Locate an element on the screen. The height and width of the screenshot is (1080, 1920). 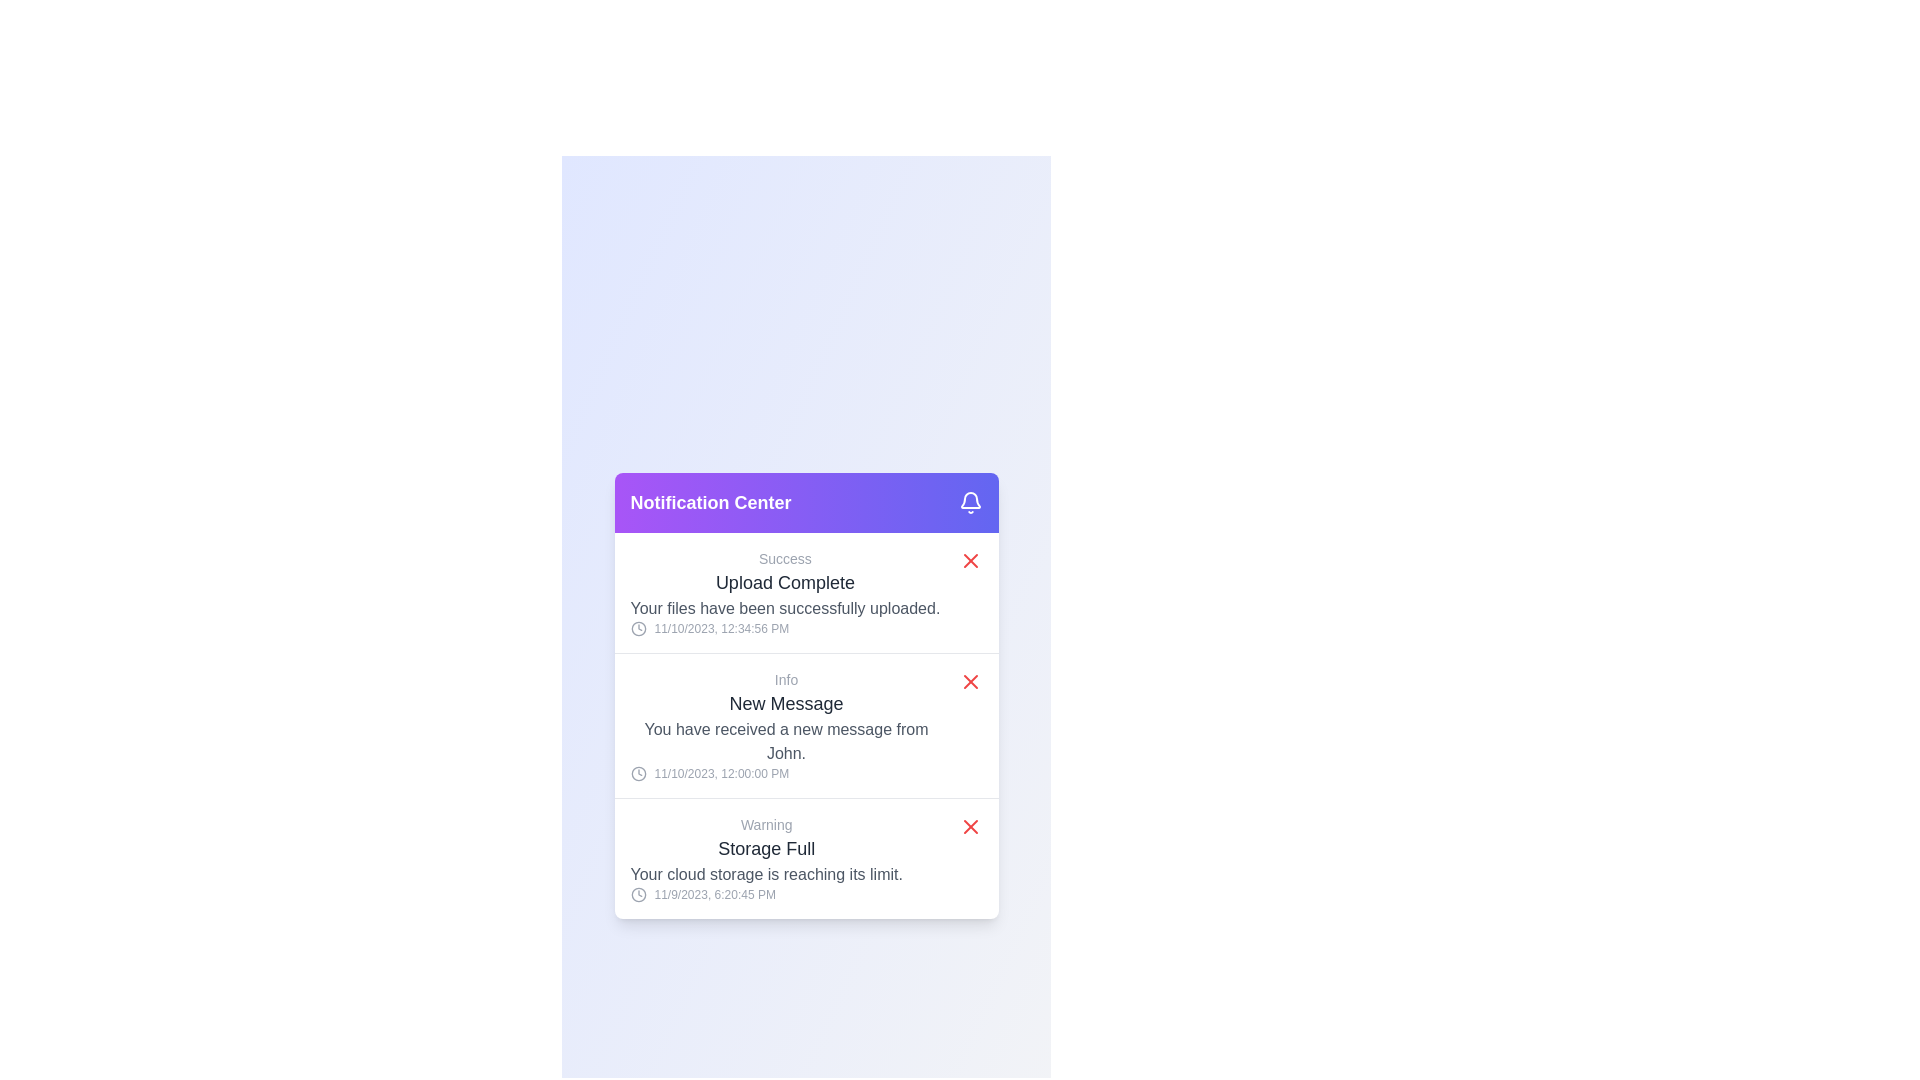
the timestamp text with clock icon located at the bottom section of the 'New Message' notification card is located at coordinates (785, 773).